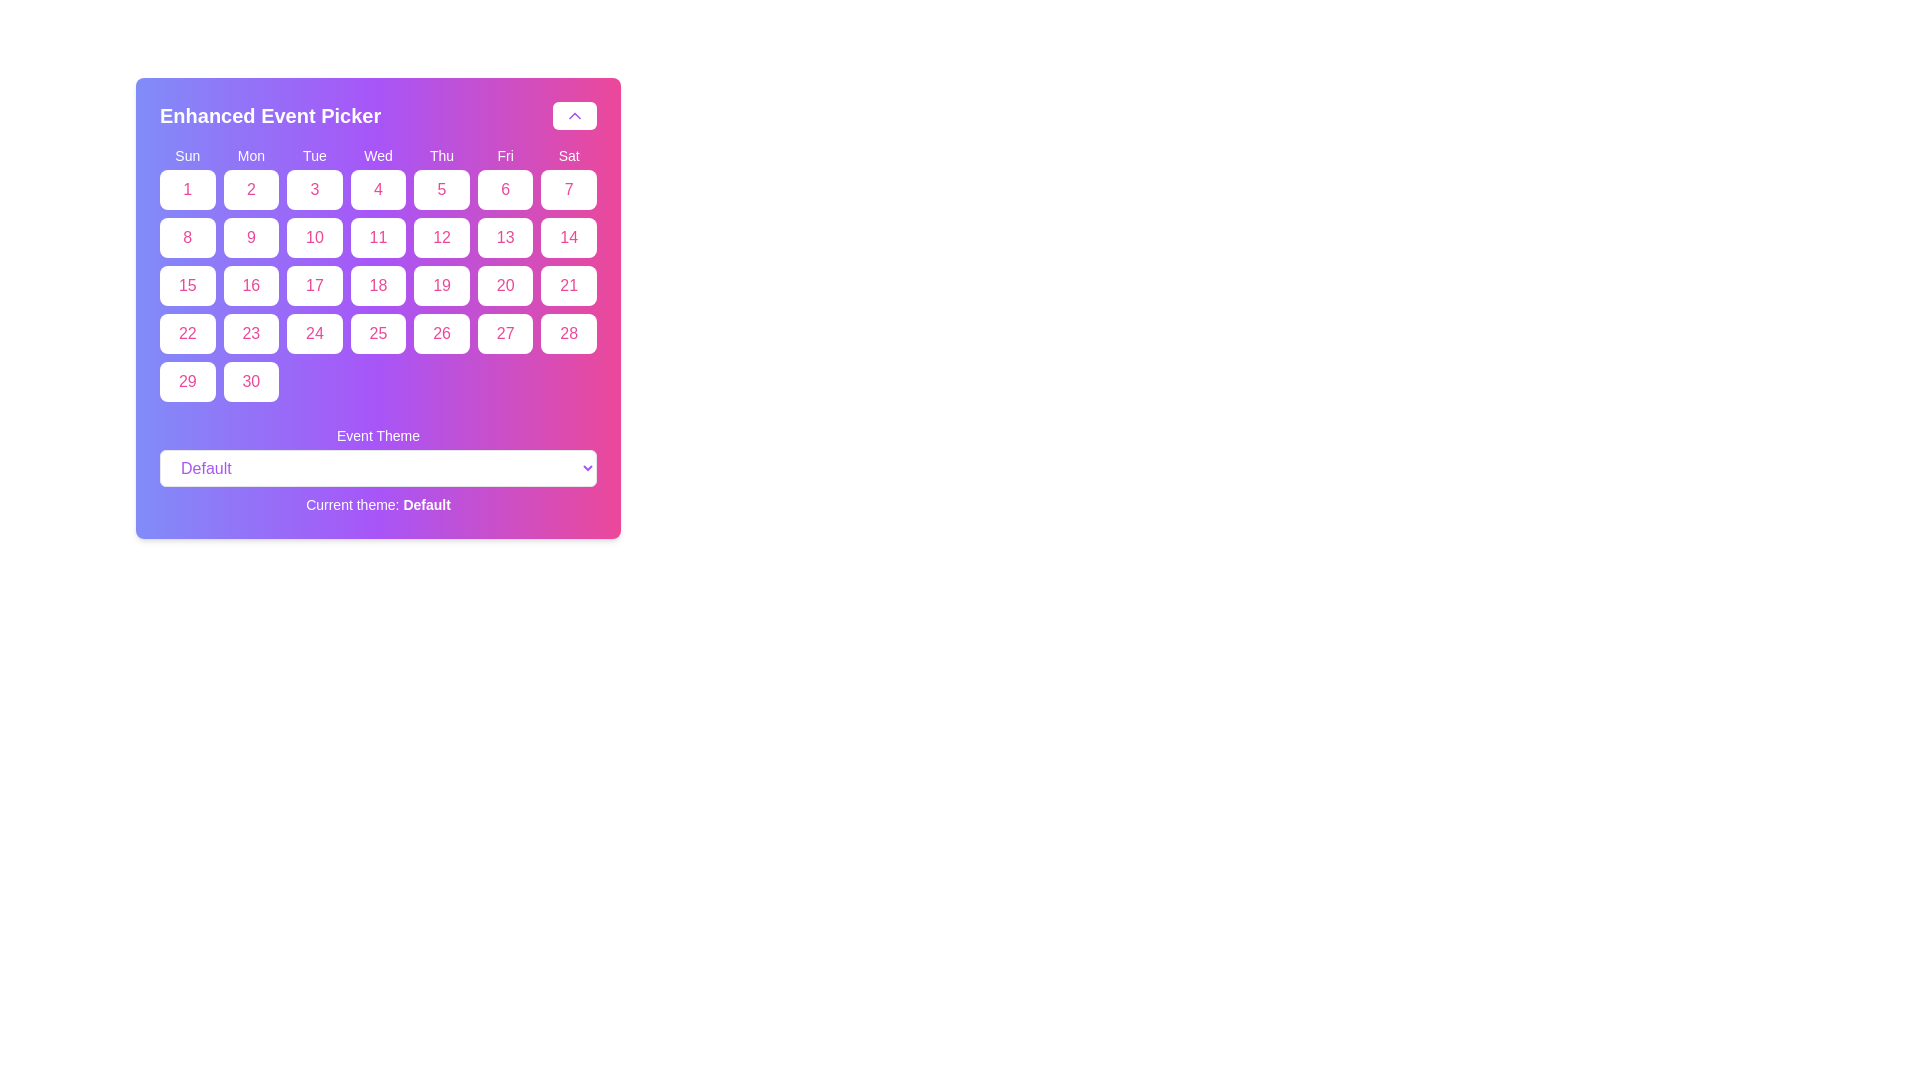 Image resolution: width=1920 pixels, height=1080 pixels. Describe the element at coordinates (250, 333) in the screenshot. I see `the selectable date button for the date '23' located in the second column of the fourth row in the date picker interface` at that location.